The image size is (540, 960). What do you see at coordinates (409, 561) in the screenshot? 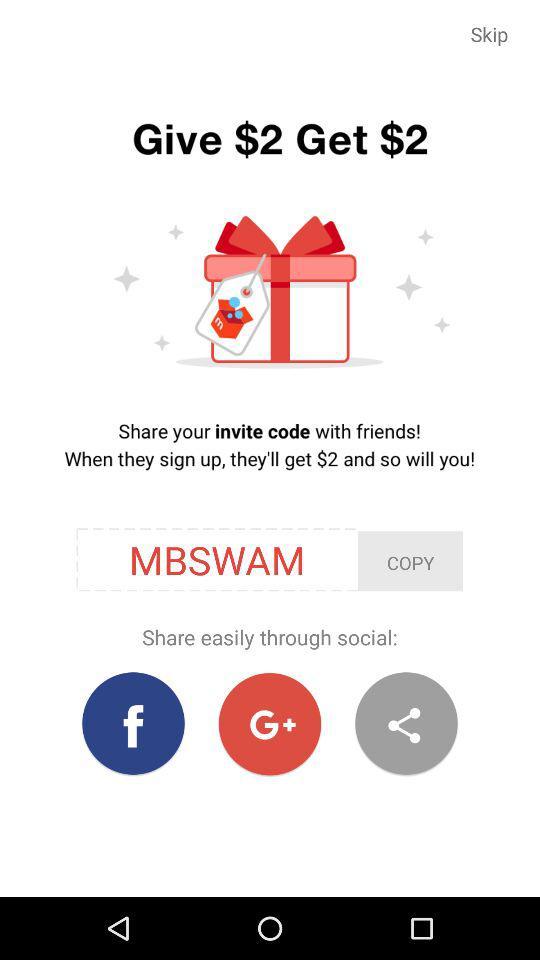
I see `the copy on the right` at bounding box center [409, 561].